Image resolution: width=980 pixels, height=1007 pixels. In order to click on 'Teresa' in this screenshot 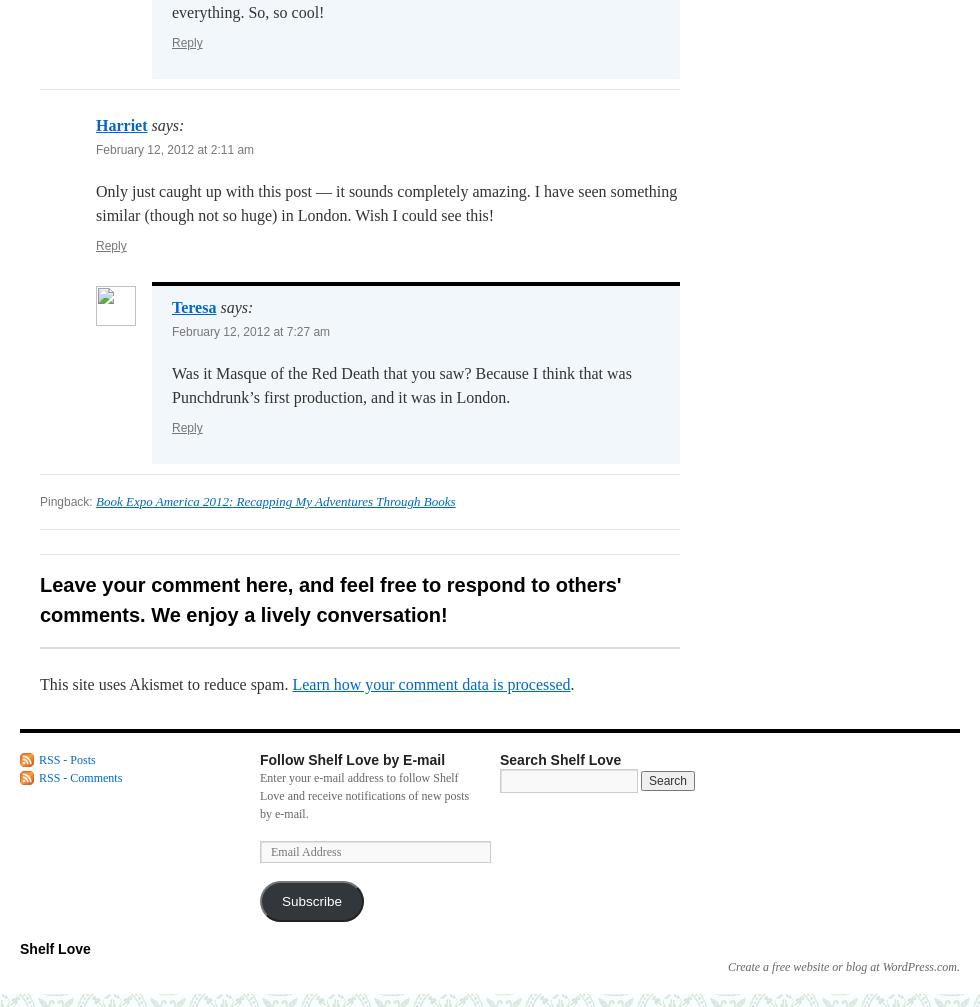, I will do `click(171, 307)`.